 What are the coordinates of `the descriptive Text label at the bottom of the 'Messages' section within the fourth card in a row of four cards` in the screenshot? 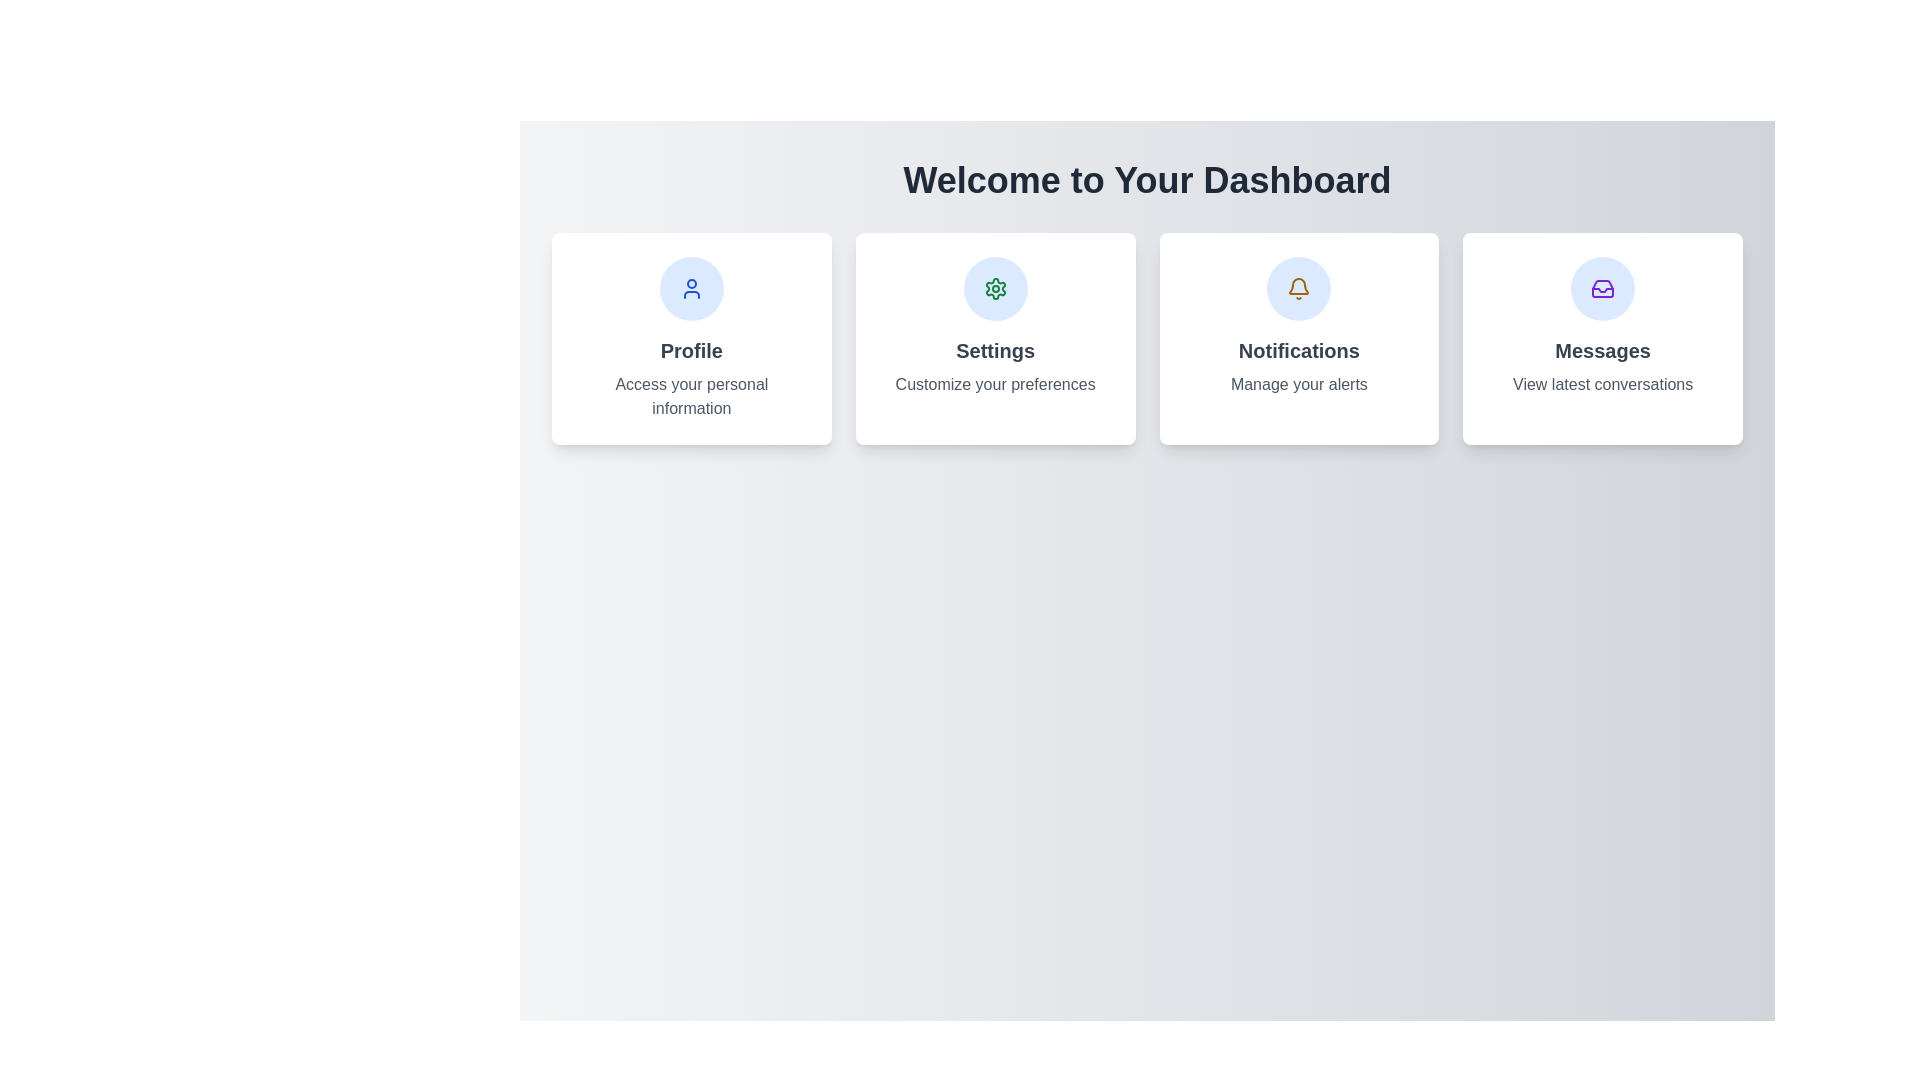 It's located at (1603, 385).